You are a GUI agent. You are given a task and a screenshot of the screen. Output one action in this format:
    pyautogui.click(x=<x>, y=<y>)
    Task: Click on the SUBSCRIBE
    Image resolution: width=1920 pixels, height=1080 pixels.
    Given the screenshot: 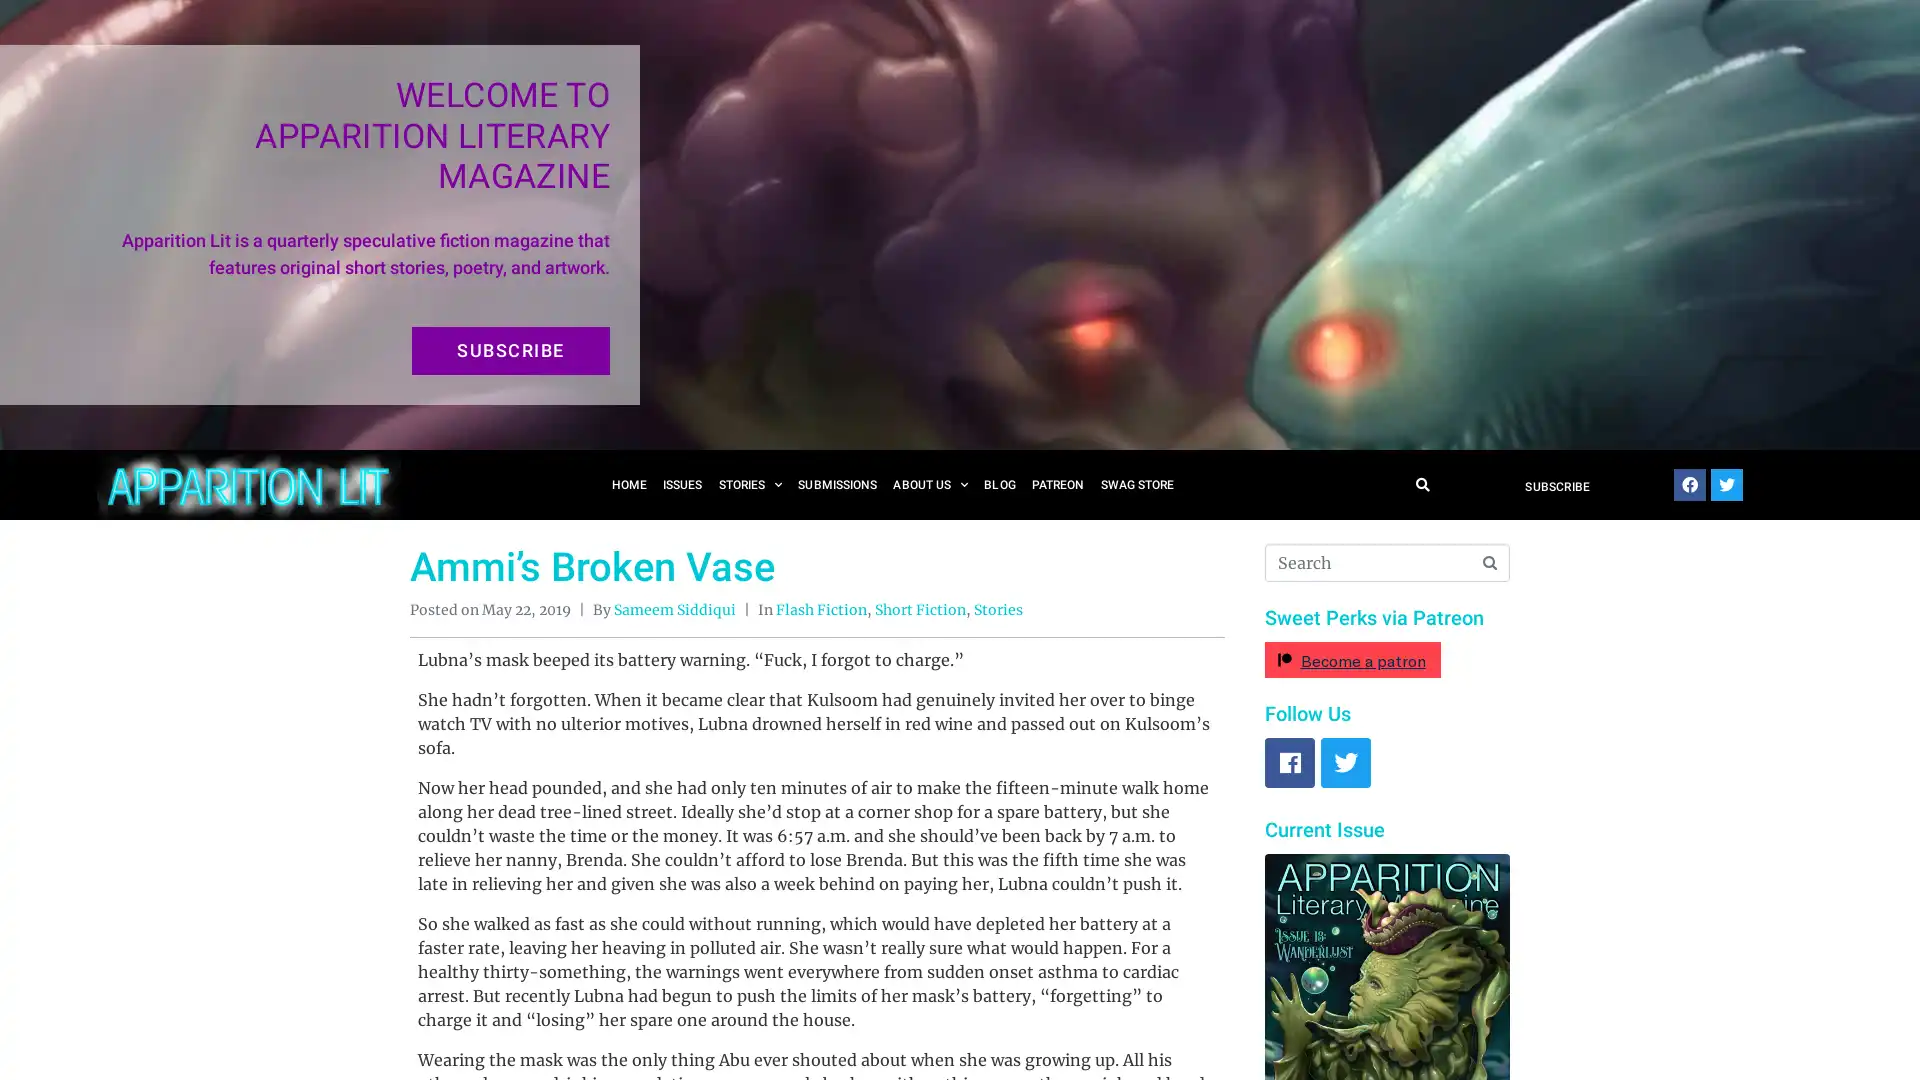 What is the action you would take?
    pyautogui.click(x=510, y=350)
    